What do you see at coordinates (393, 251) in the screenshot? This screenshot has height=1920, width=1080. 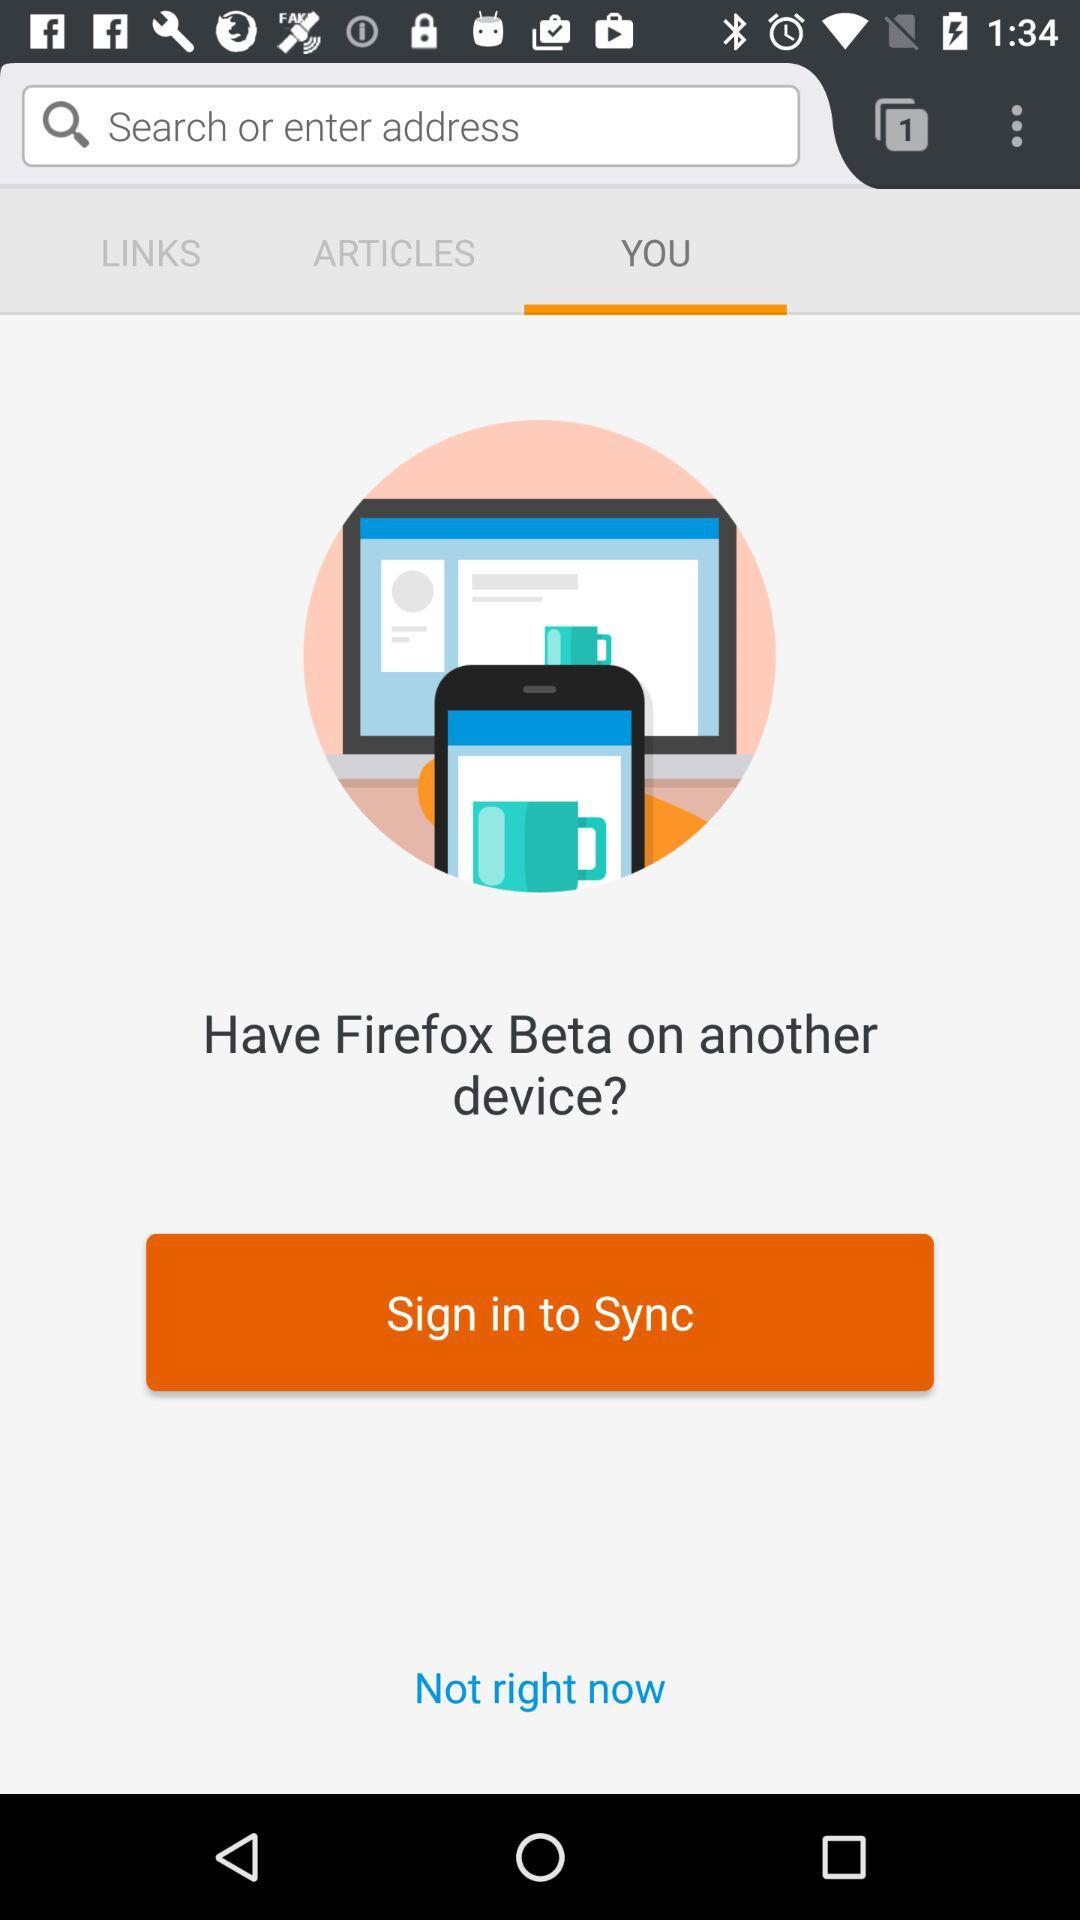 I see `the articles at the top of the page` at bounding box center [393, 251].